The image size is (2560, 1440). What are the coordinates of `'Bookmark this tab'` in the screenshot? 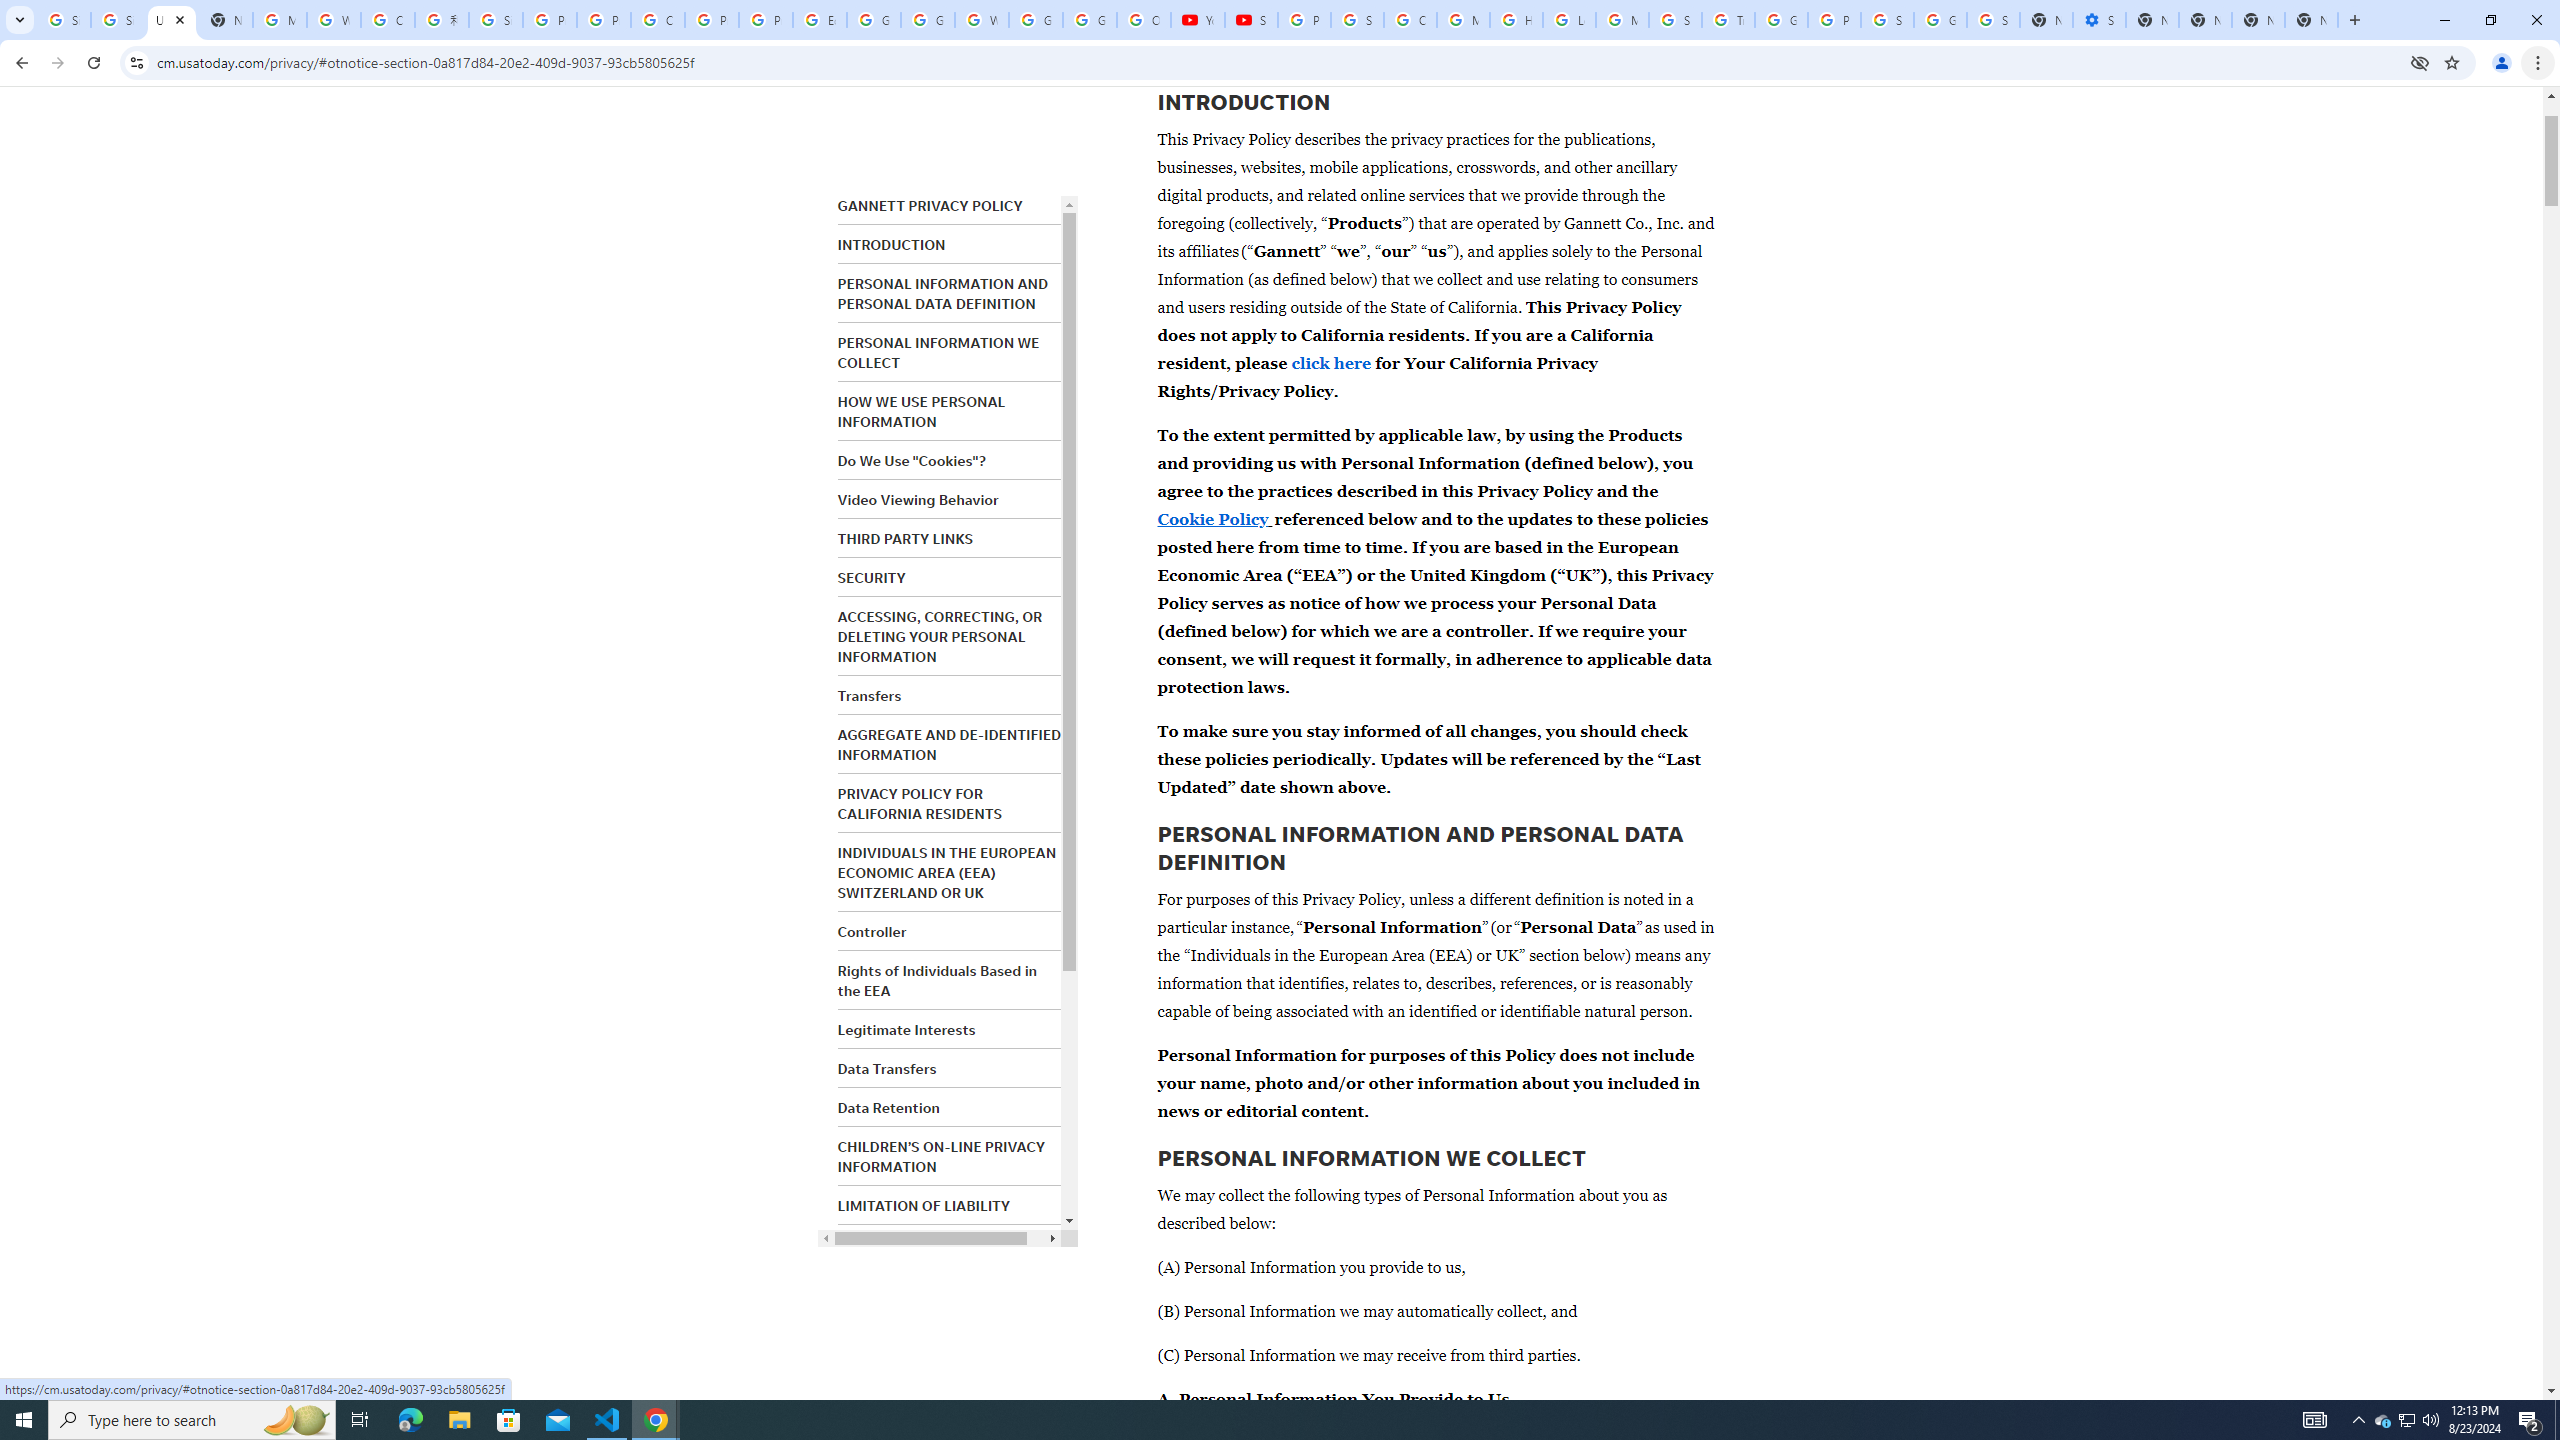 It's located at (2450, 61).